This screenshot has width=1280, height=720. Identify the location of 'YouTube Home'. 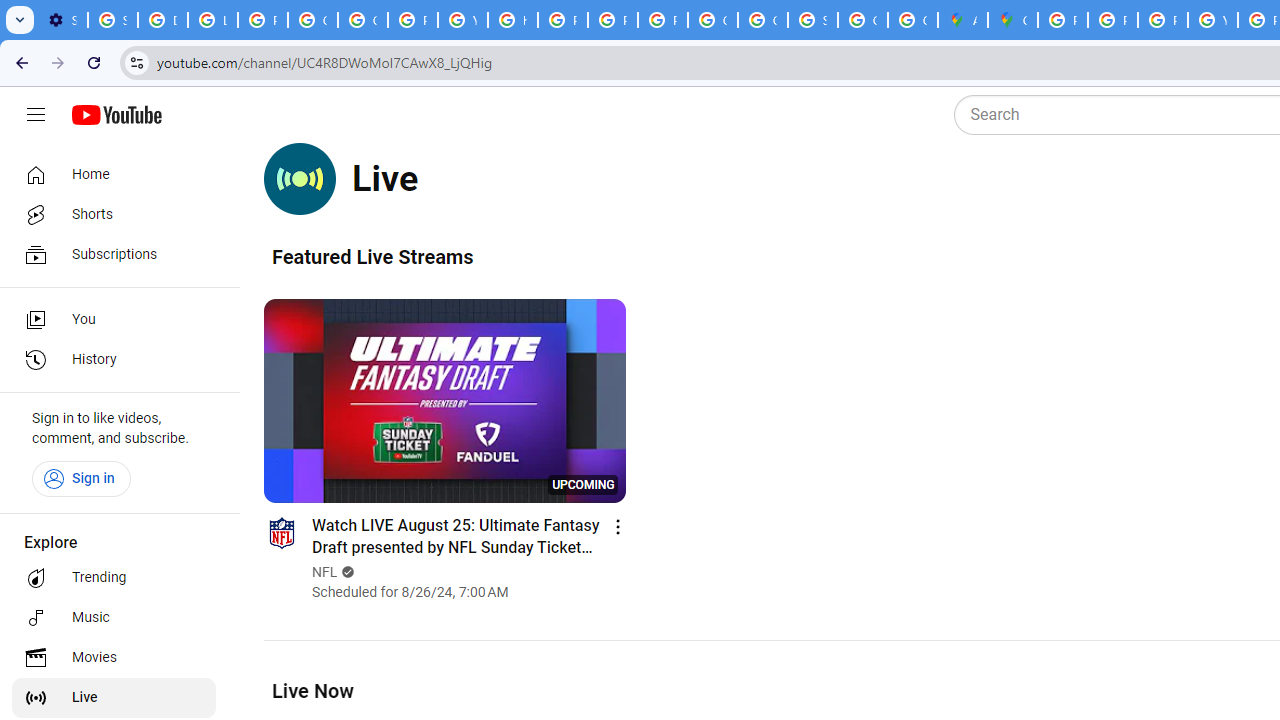
(115, 115).